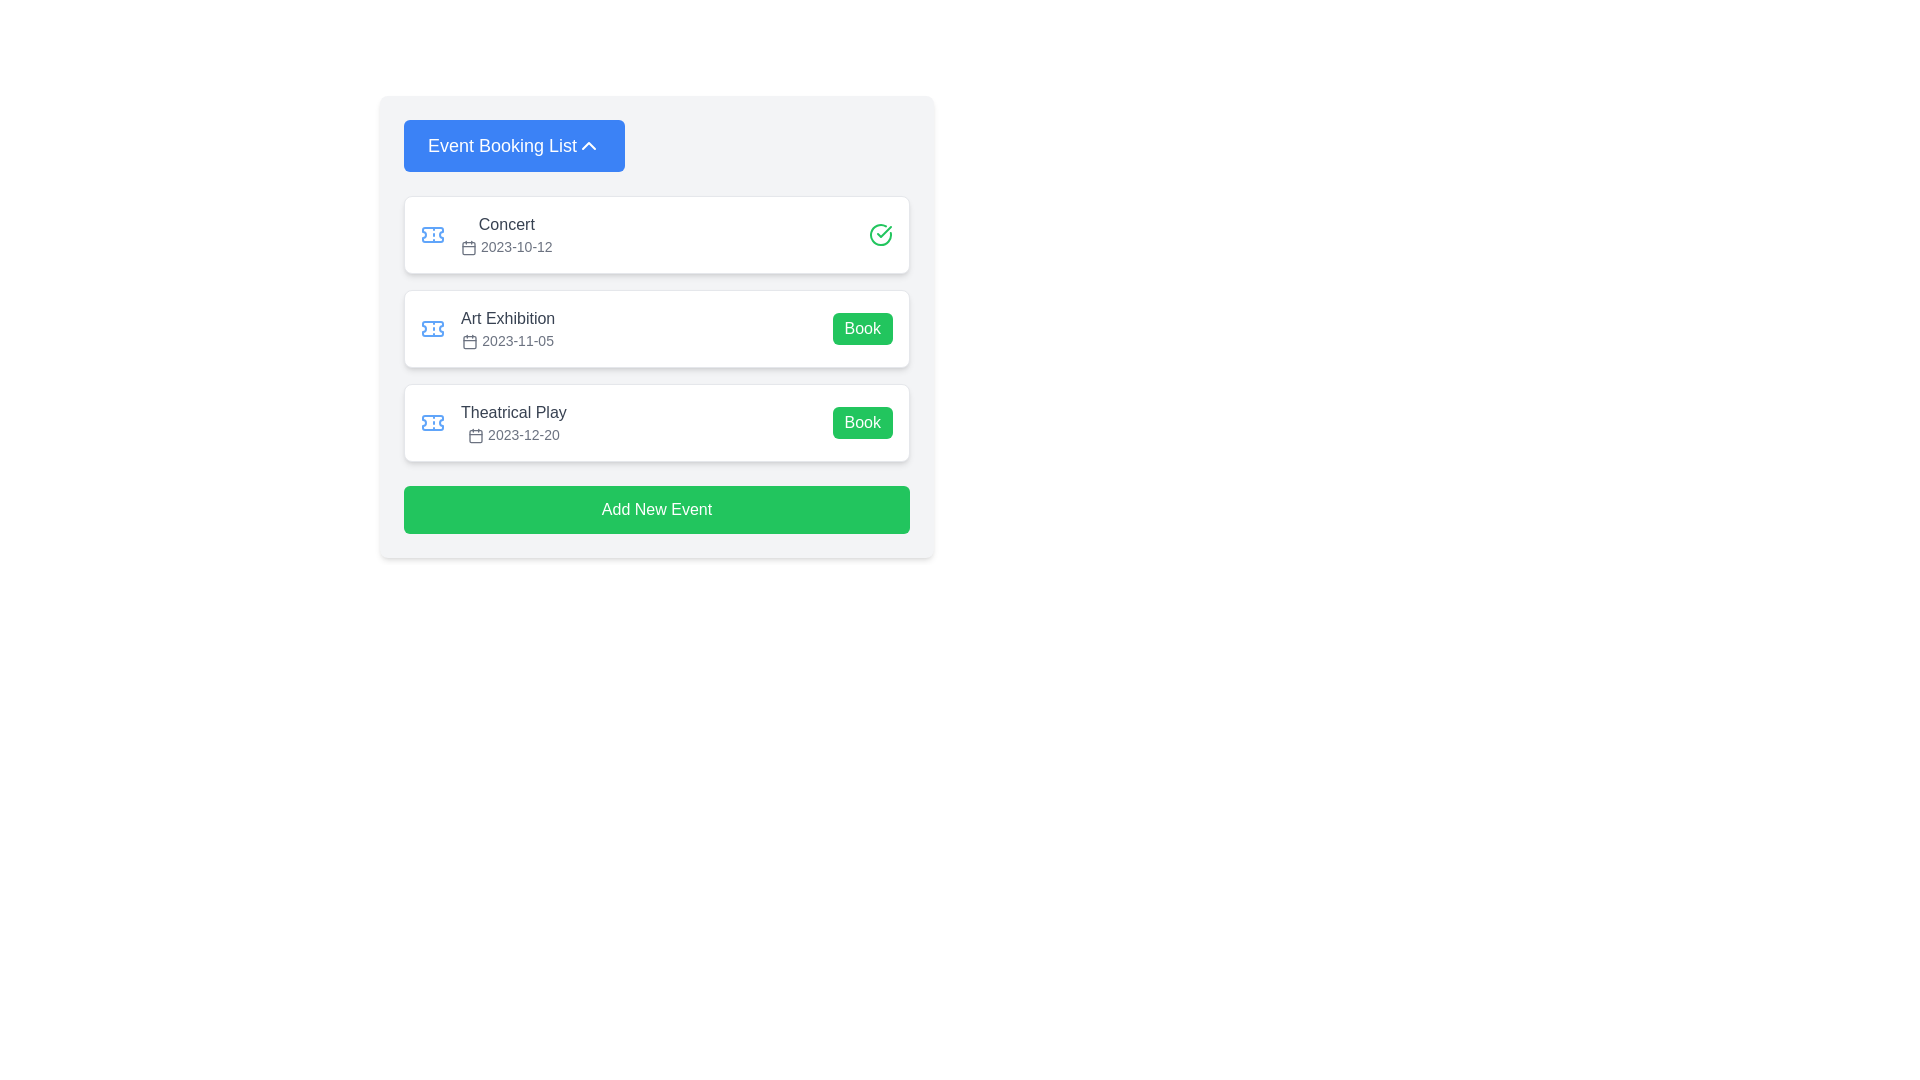 This screenshot has width=1920, height=1080. I want to click on SVG rectangle element of the calendar icon for the 'Art Exhibition' event entry located to the left of the '2023-11-05' date in the second row of the event listing, so click(469, 342).